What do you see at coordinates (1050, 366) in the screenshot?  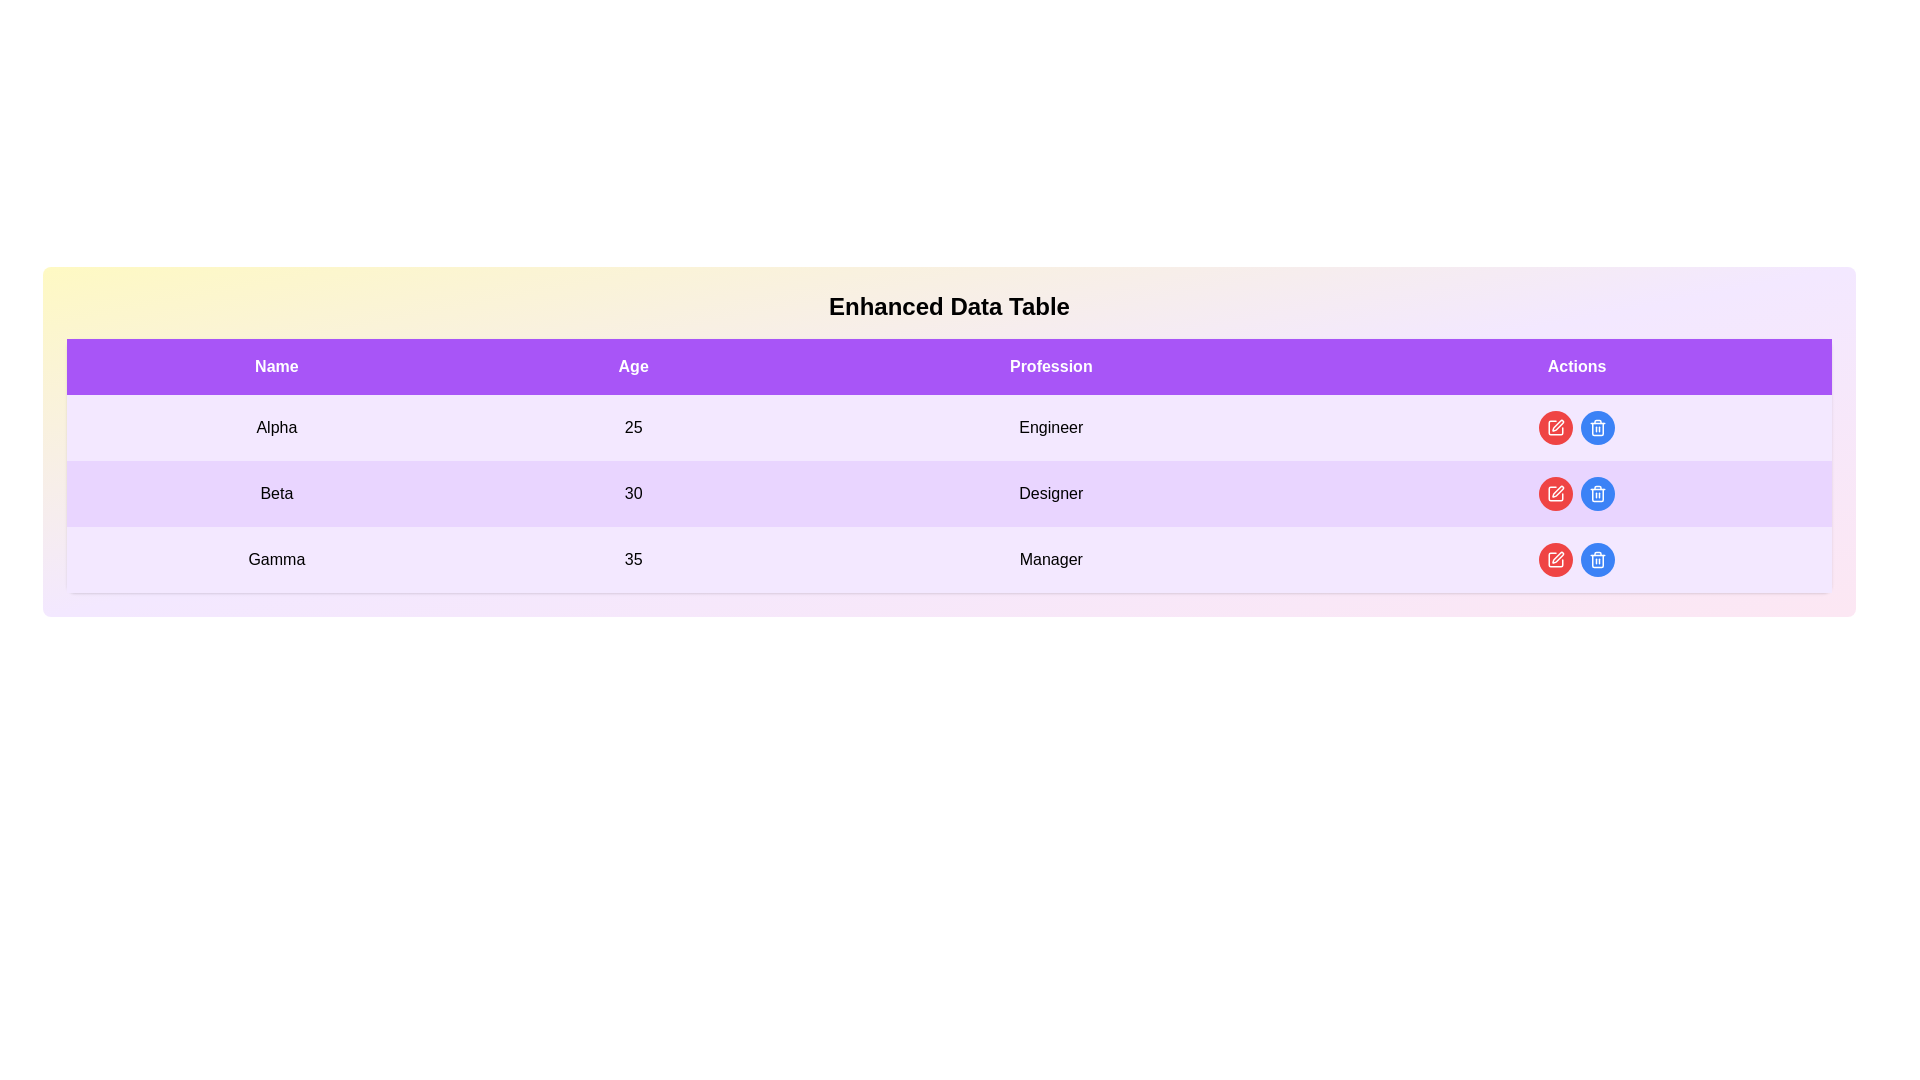 I see `the Profession header to sort the table by that column` at bounding box center [1050, 366].